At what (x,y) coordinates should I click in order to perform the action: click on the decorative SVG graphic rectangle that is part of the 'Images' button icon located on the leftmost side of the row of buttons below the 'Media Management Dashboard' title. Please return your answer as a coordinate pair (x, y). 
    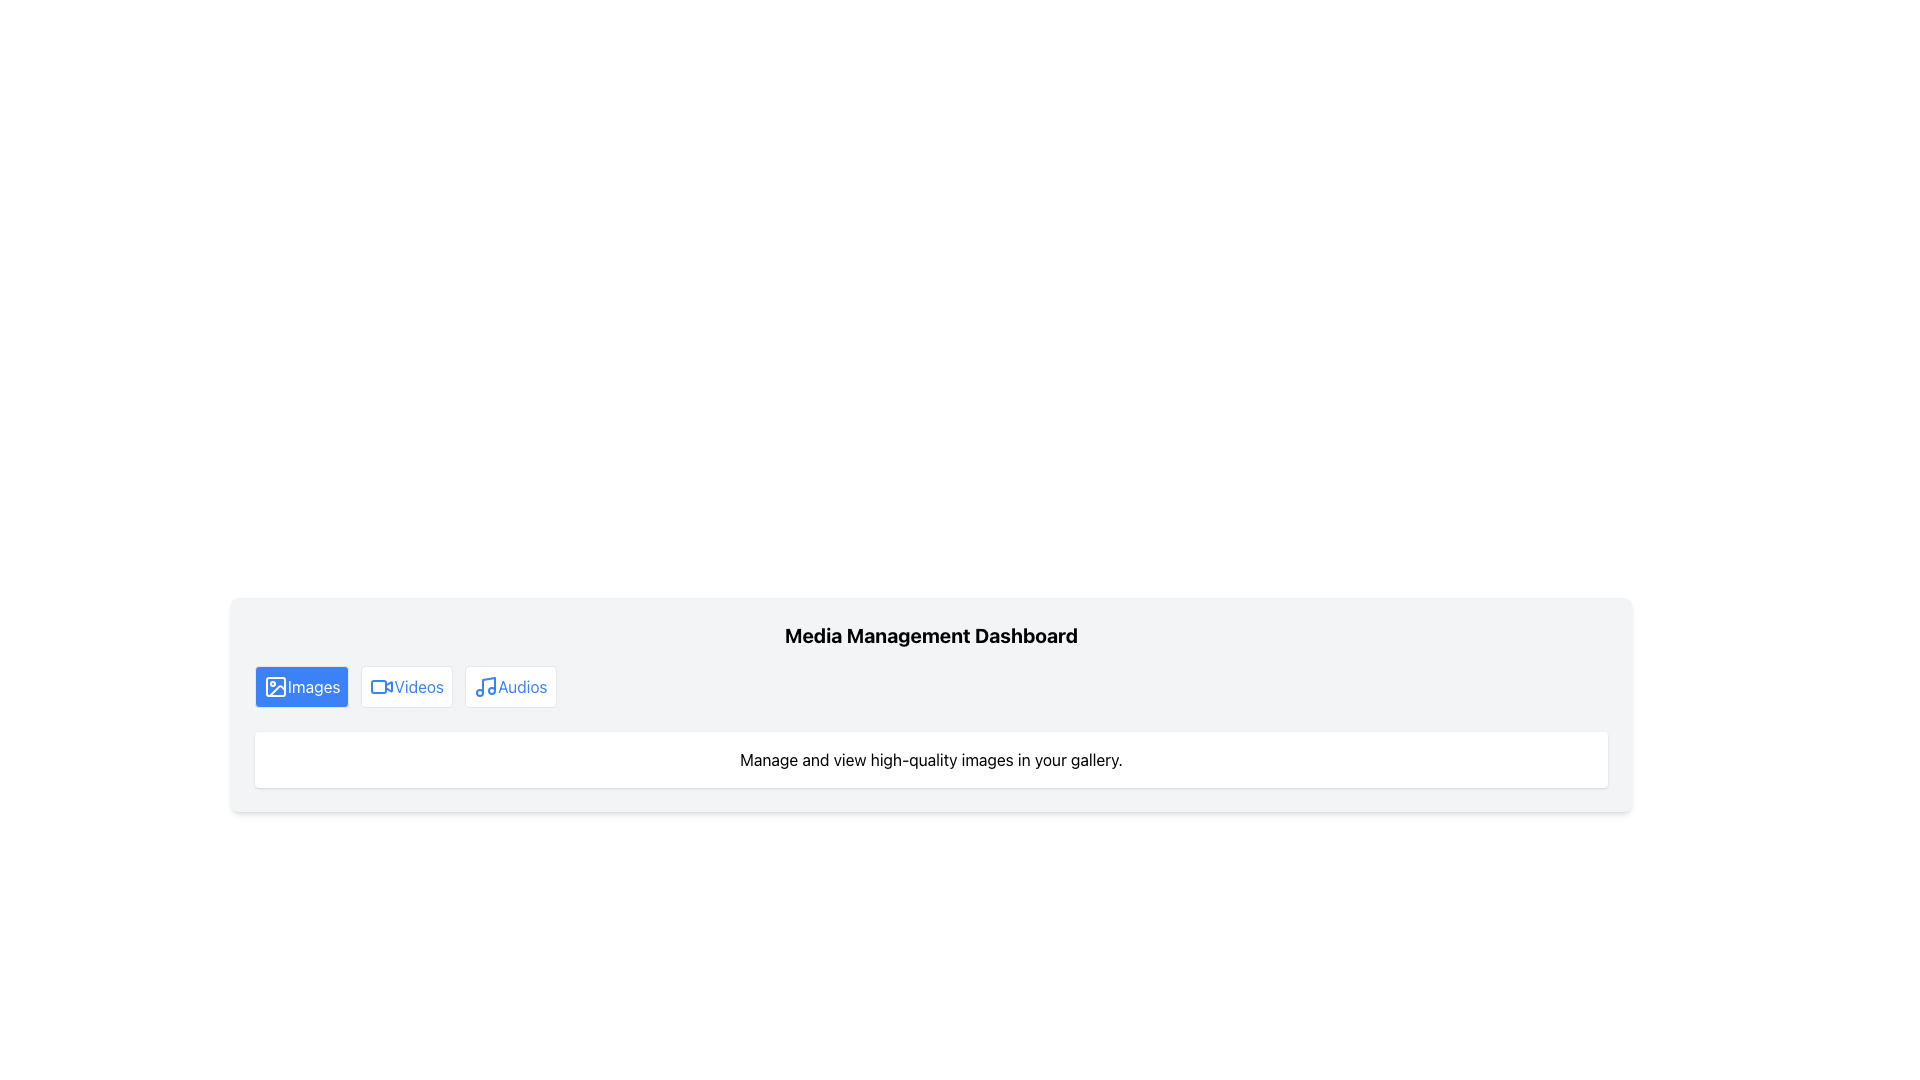
    Looking at the image, I should click on (274, 685).